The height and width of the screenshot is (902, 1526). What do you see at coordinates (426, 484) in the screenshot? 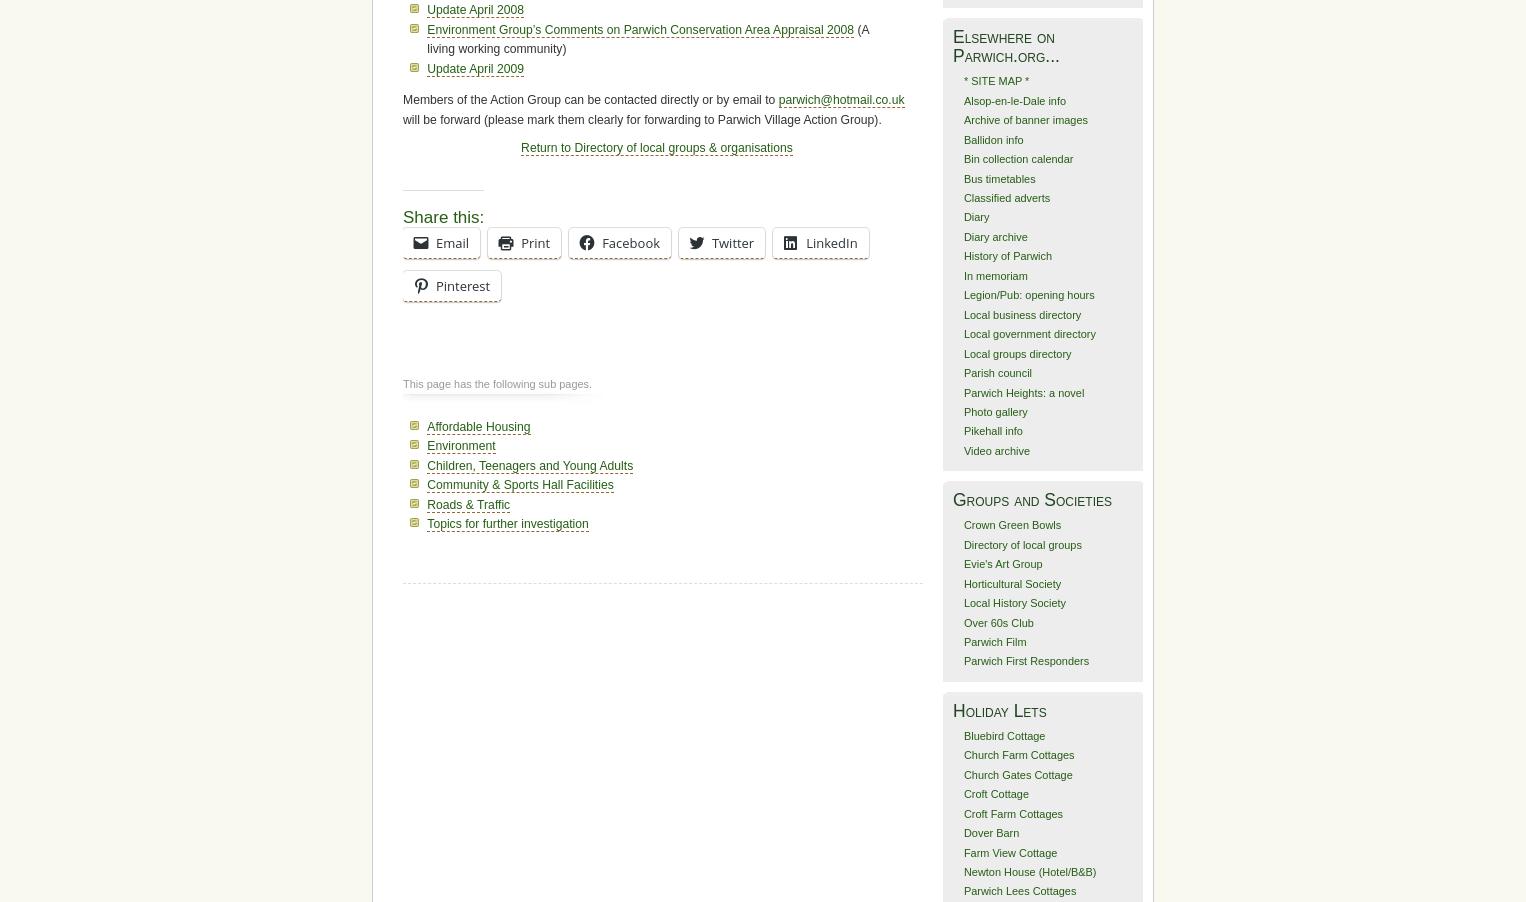
I see `'Community & Sports Hall Facilities'` at bounding box center [426, 484].